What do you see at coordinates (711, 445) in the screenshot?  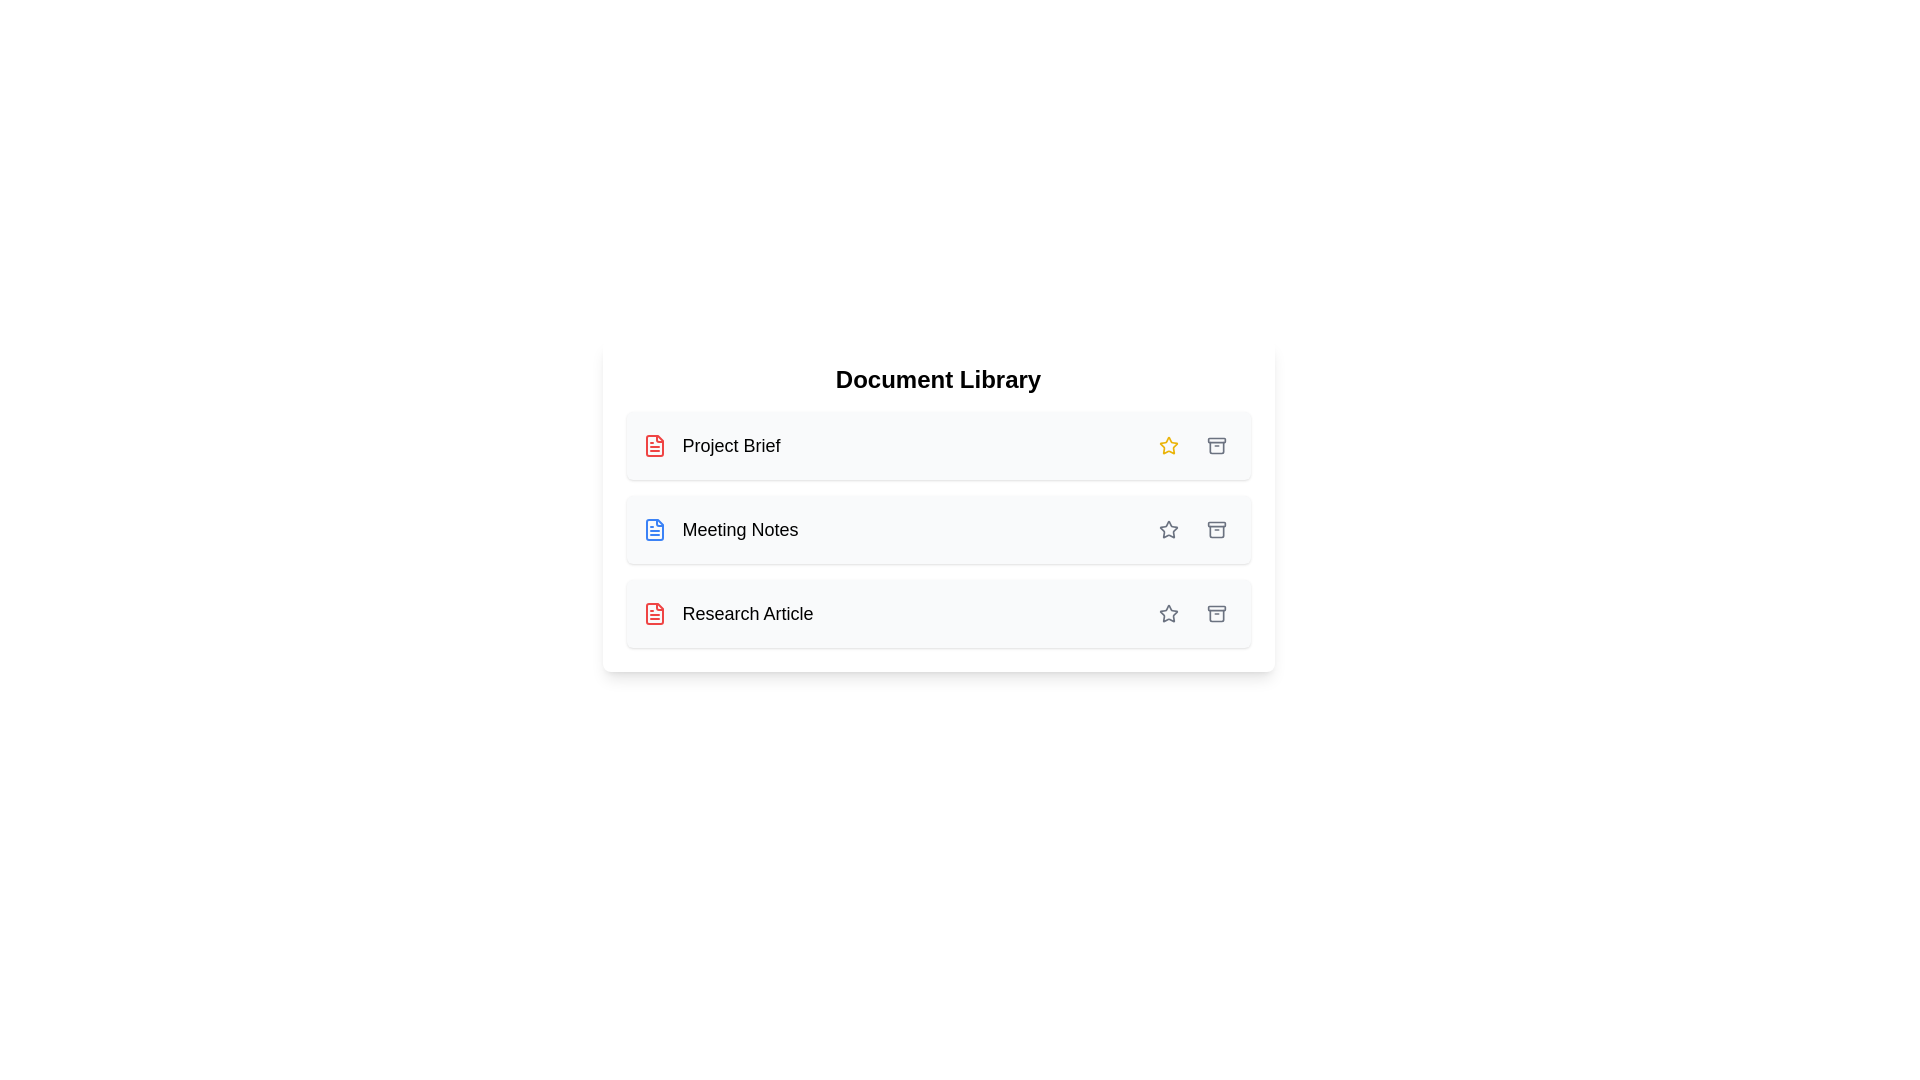 I see `the document named Project Brief to view its details` at bounding box center [711, 445].